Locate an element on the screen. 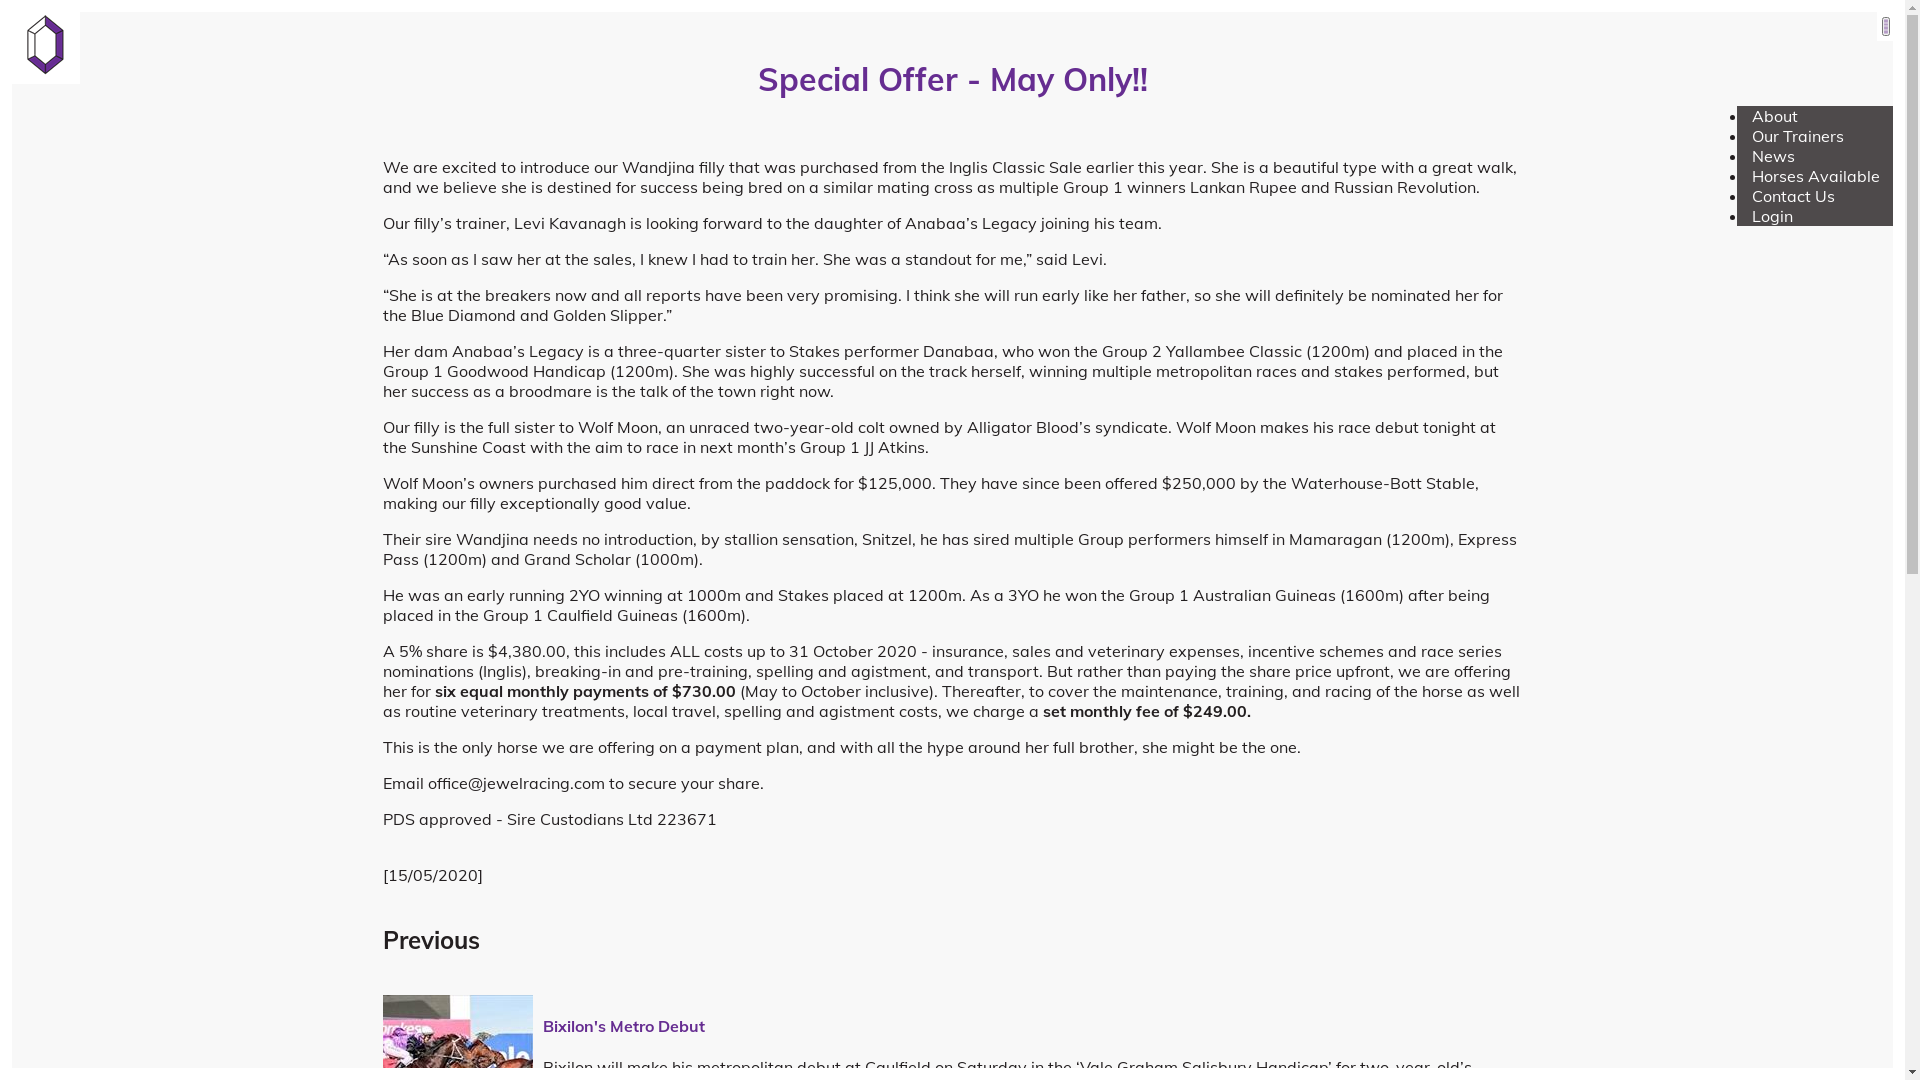 This screenshot has height=1080, width=1920. 'Horses Available' is located at coordinates (1815, 175).